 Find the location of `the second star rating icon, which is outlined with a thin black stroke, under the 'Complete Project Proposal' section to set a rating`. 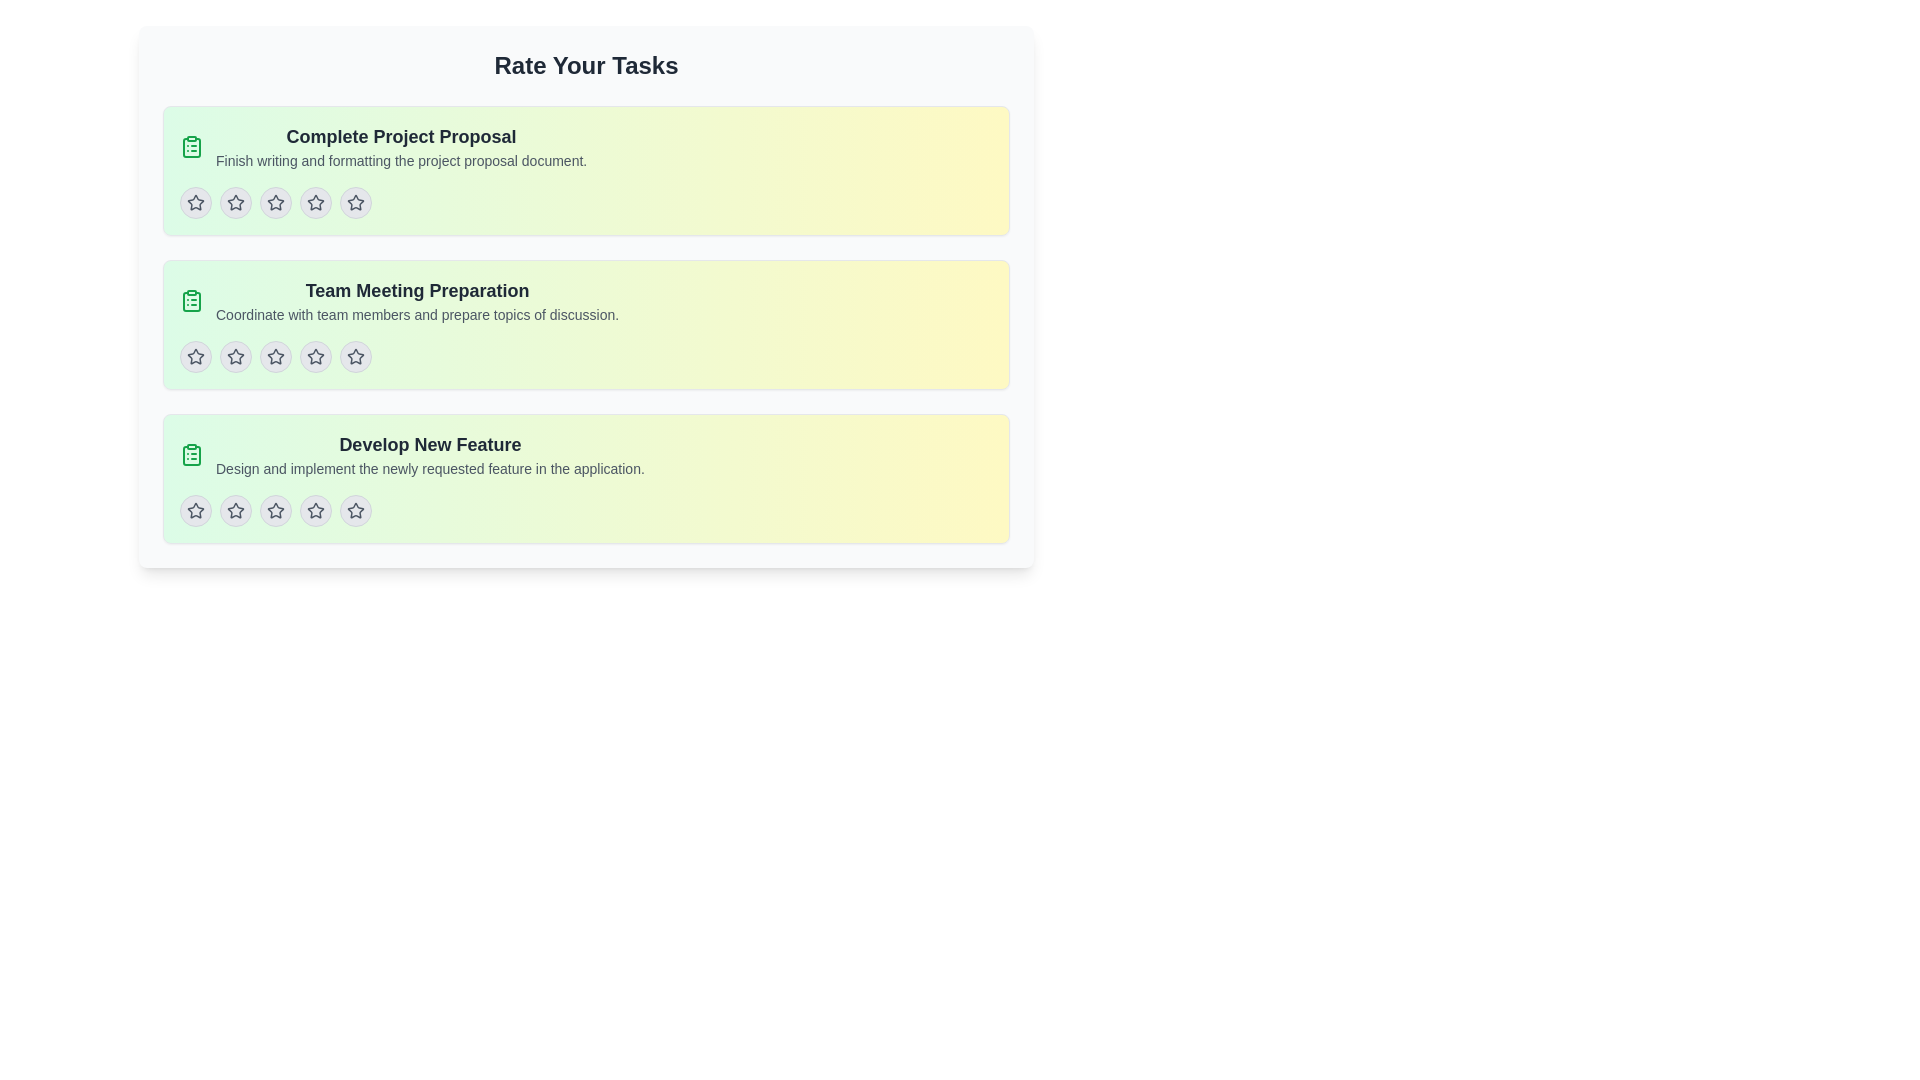

the second star rating icon, which is outlined with a thin black stroke, under the 'Complete Project Proposal' section to set a rating is located at coordinates (314, 201).